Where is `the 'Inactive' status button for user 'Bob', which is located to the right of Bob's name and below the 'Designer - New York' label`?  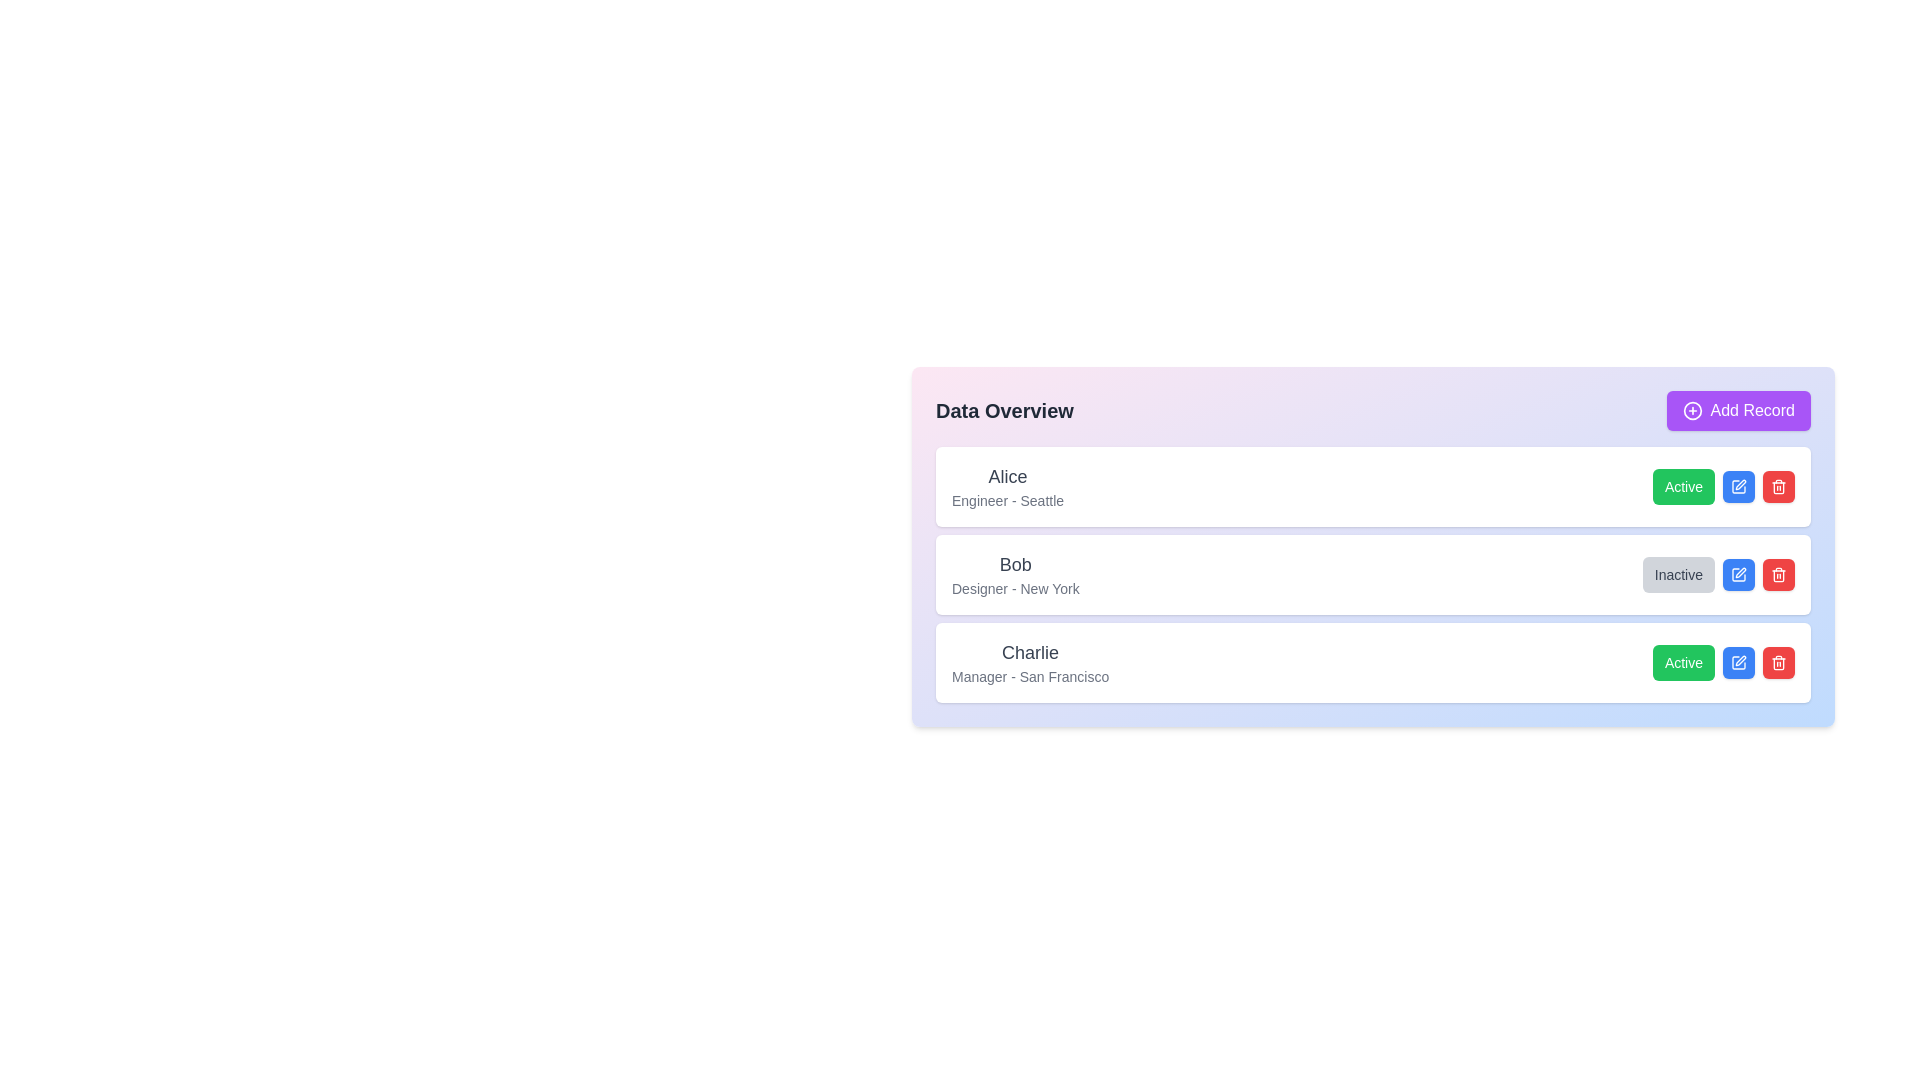
the 'Inactive' status button for user 'Bob', which is located to the right of Bob's name and below the 'Designer - New York' label is located at coordinates (1717, 574).